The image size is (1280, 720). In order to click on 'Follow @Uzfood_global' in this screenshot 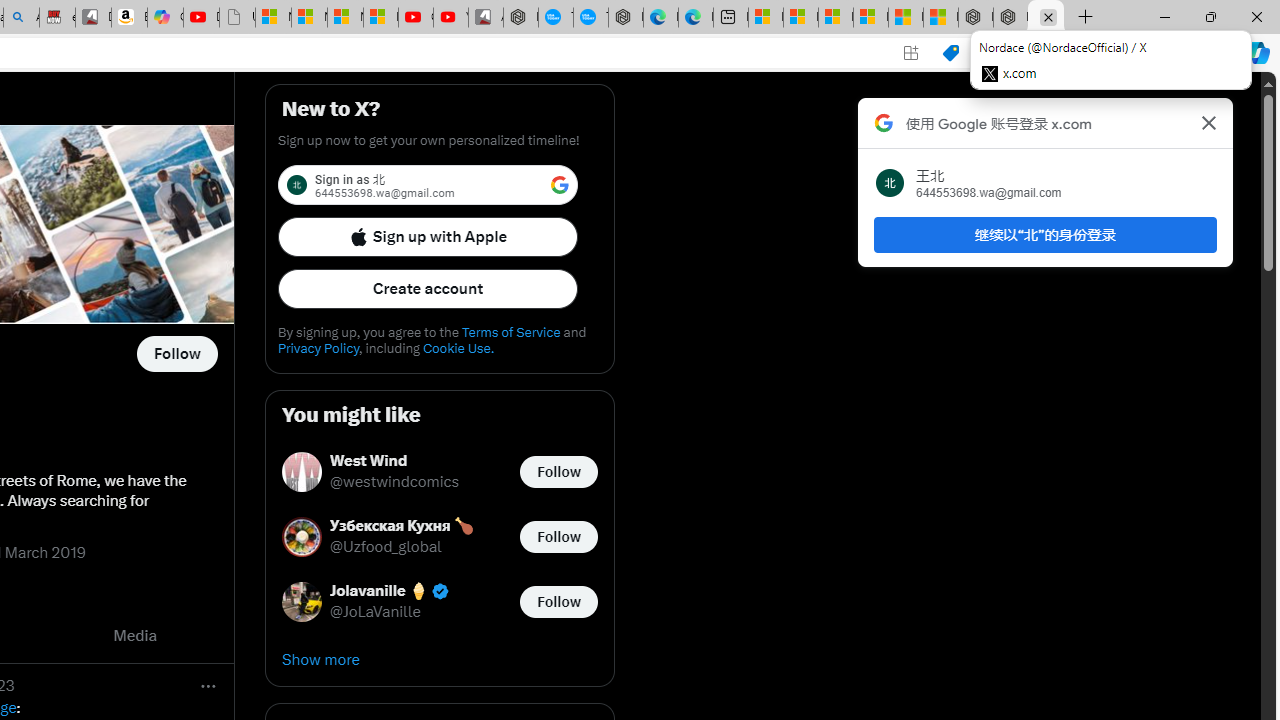, I will do `click(558, 535)`.